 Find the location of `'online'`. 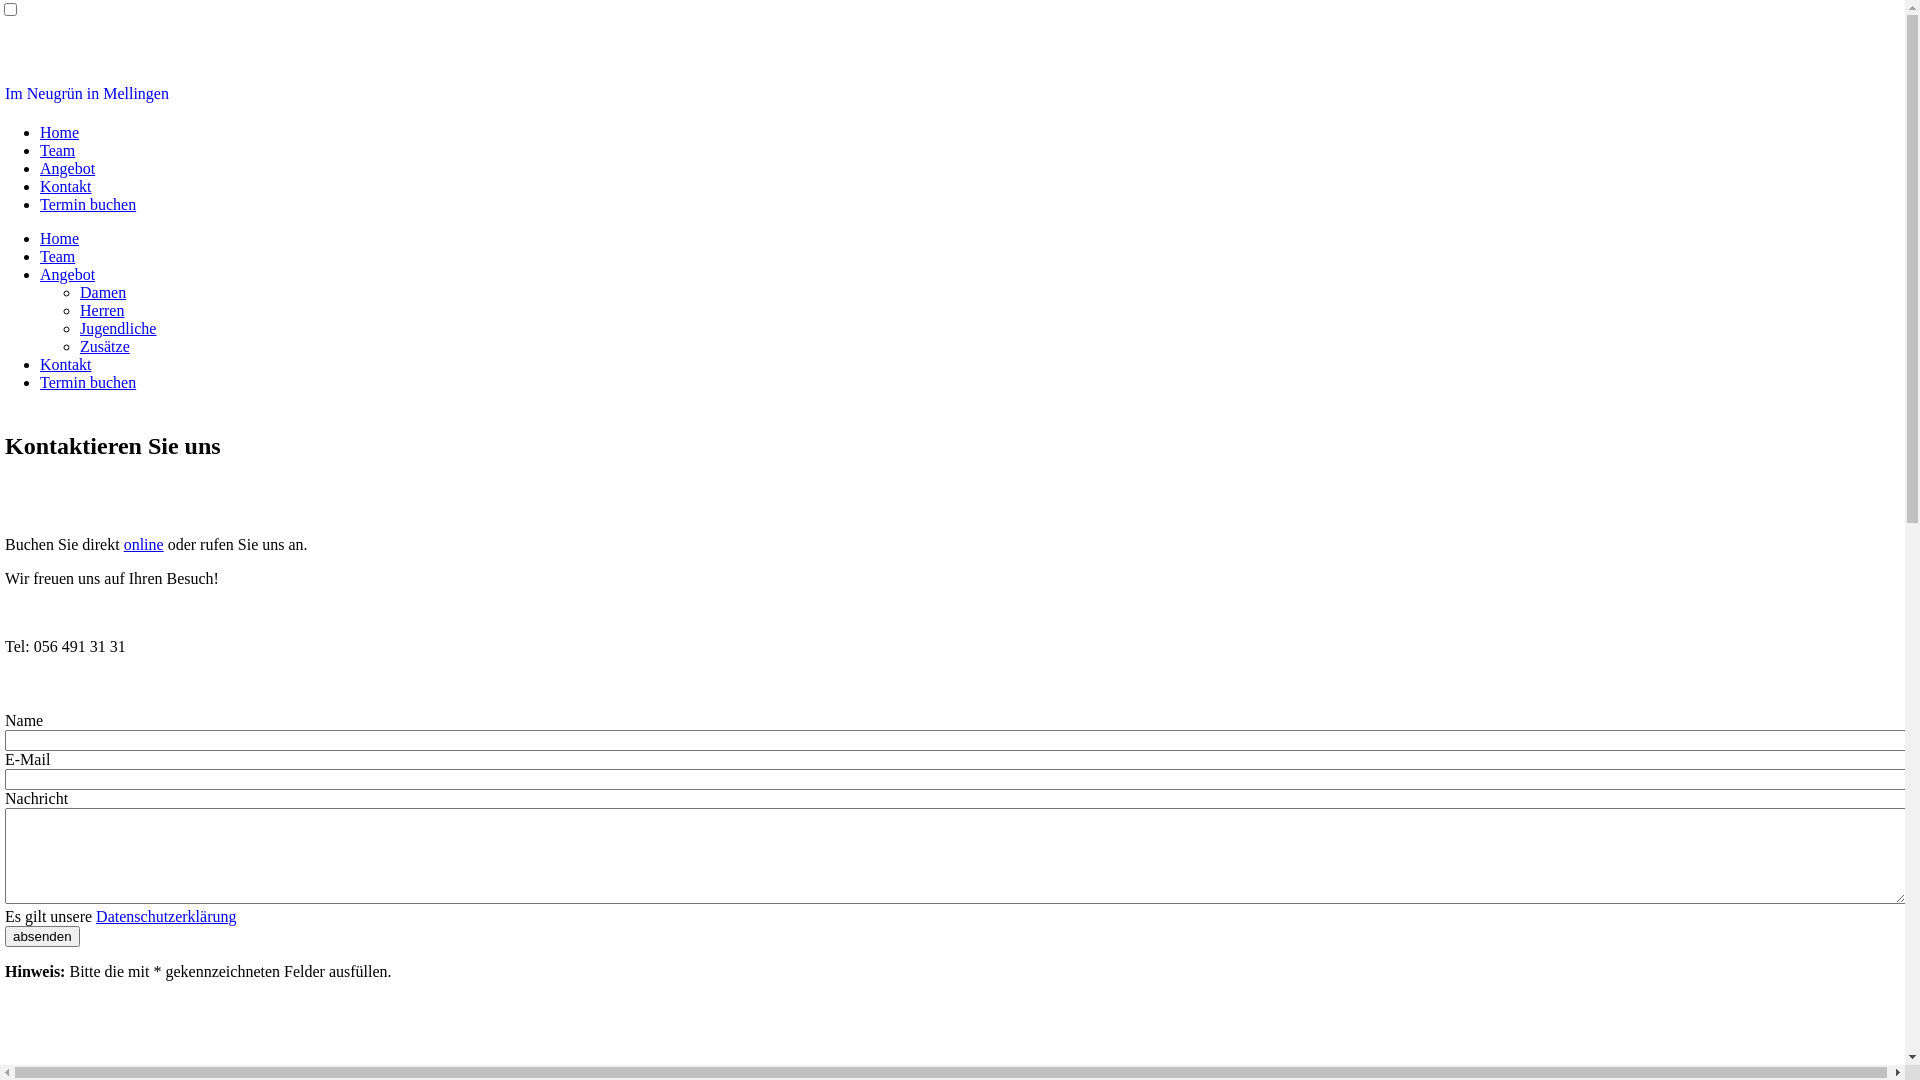

'online' is located at coordinates (143, 544).